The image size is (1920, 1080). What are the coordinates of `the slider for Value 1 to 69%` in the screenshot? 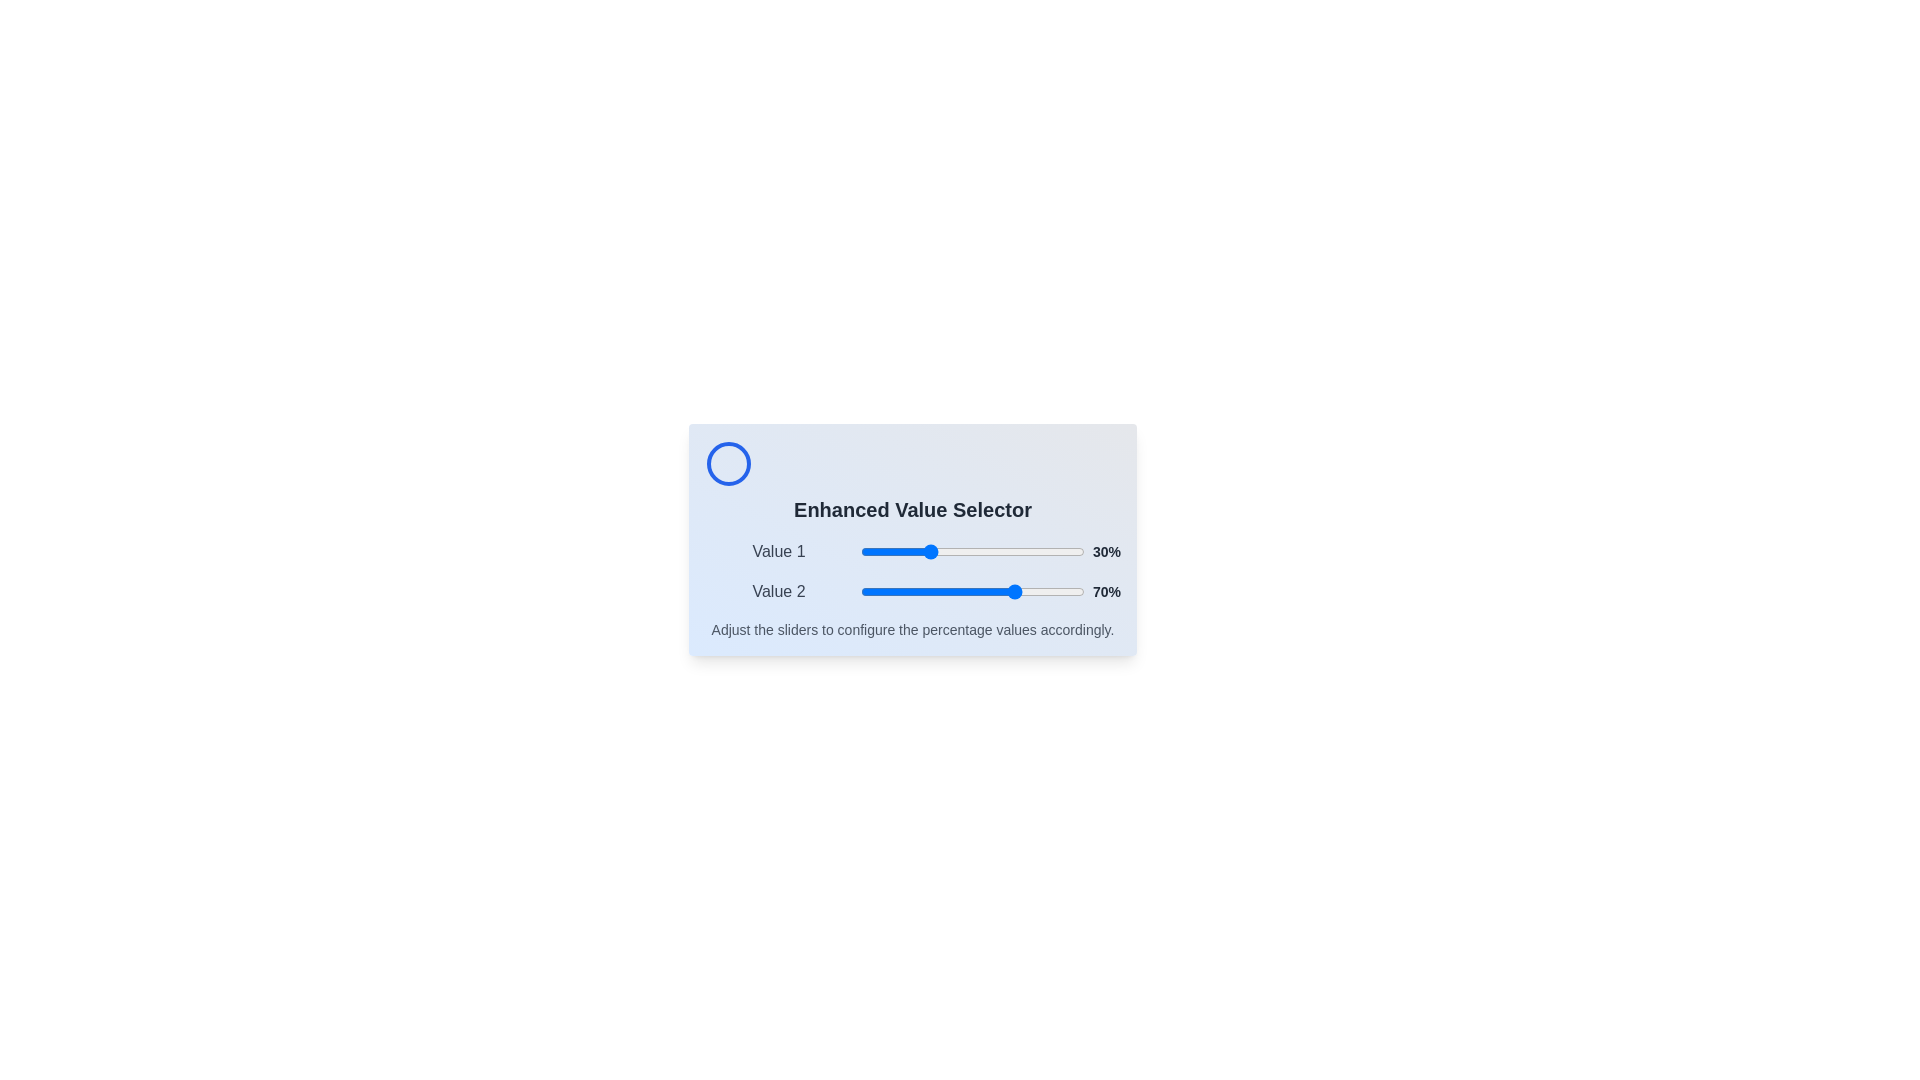 It's located at (1015, 551).